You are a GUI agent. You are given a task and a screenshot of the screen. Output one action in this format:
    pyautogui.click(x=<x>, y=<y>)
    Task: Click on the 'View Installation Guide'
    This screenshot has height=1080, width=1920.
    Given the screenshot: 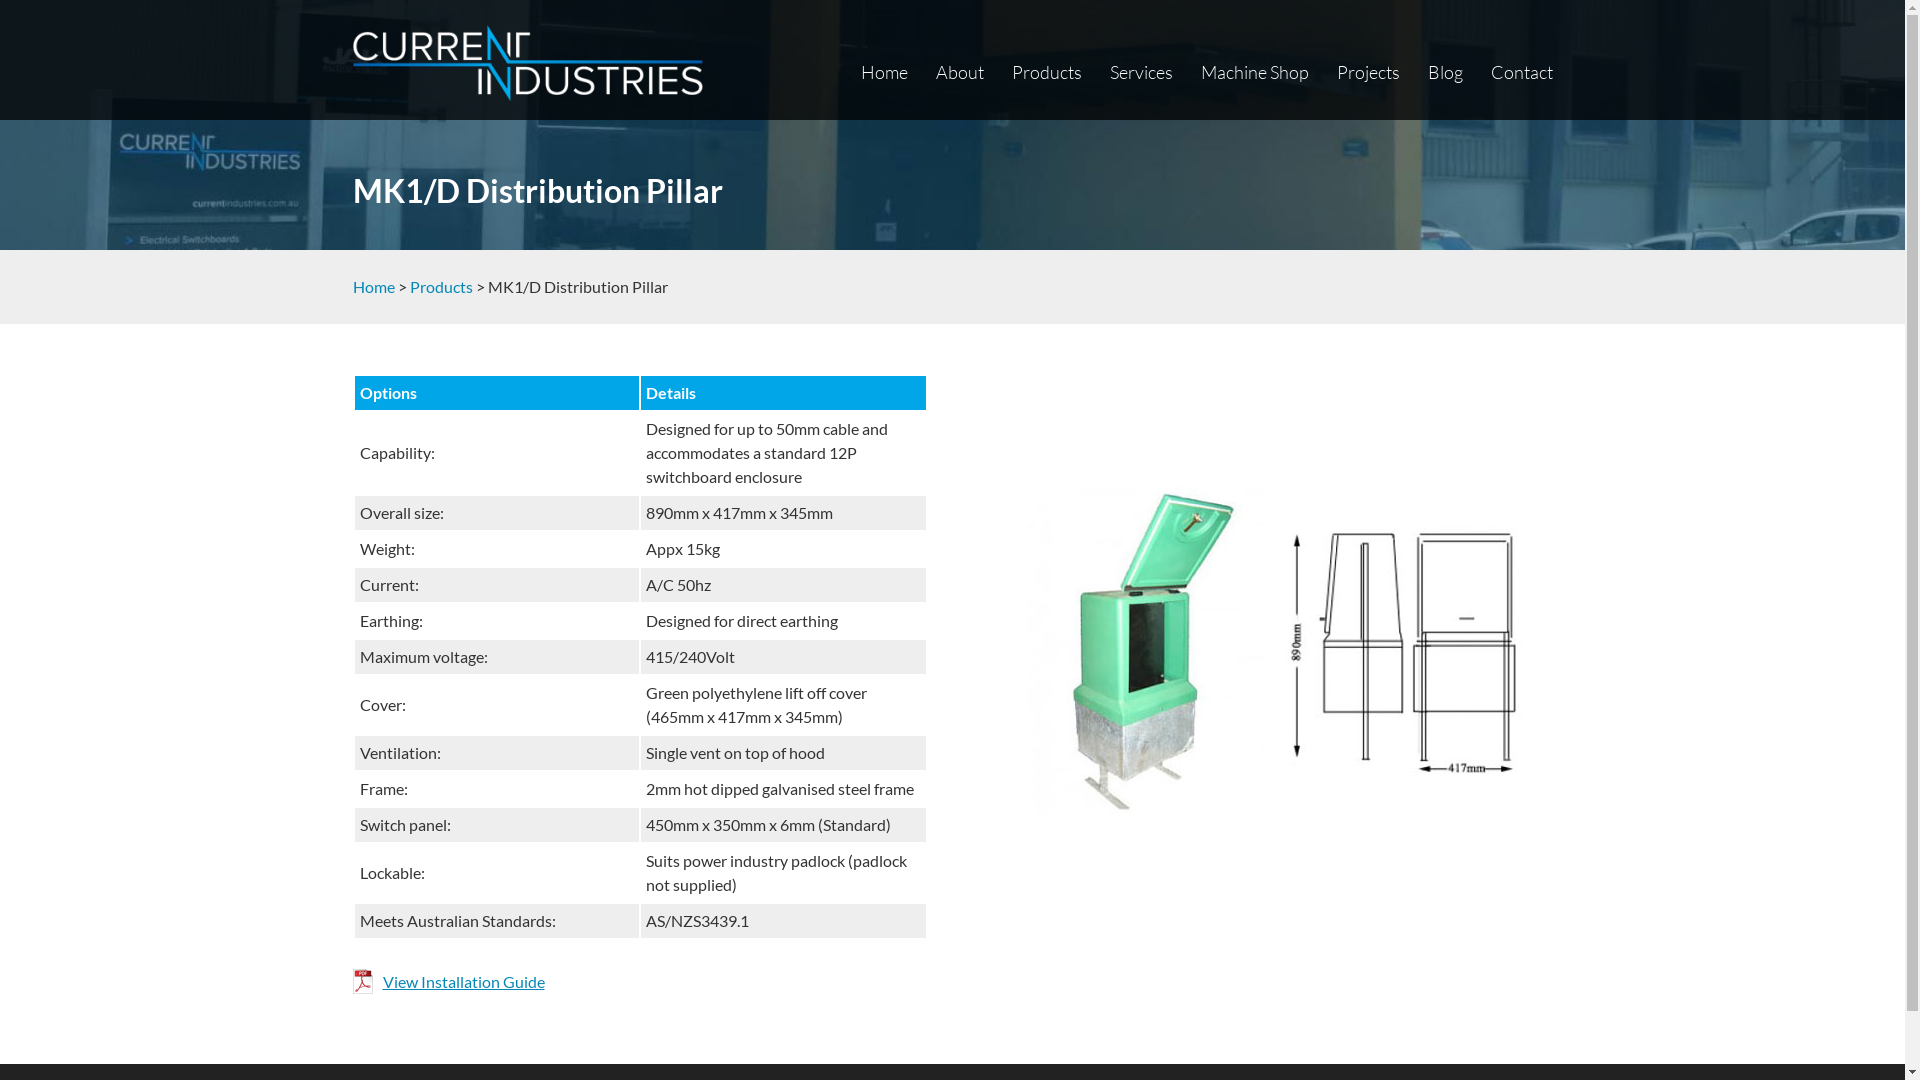 What is the action you would take?
    pyautogui.click(x=446, y=980)
    